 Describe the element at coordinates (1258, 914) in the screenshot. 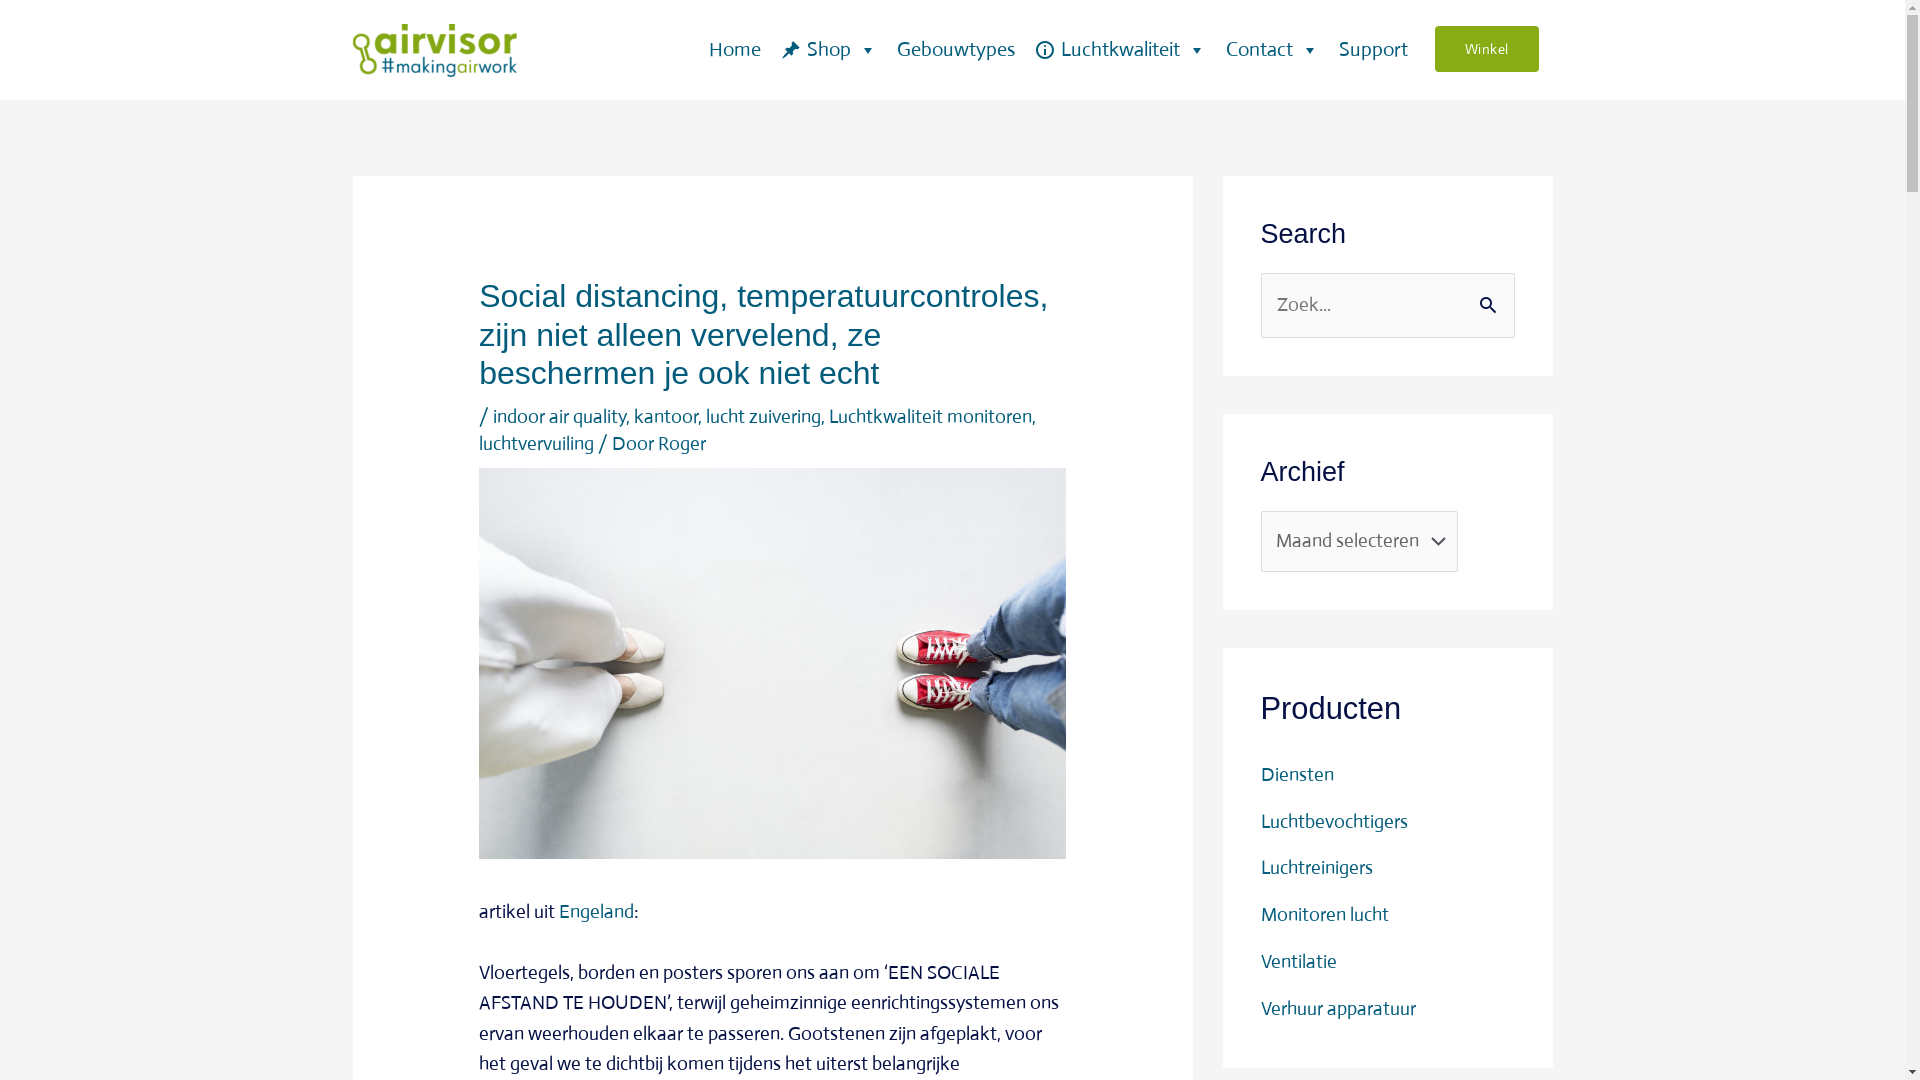

I see `'Monitoren lucht'` at that location.